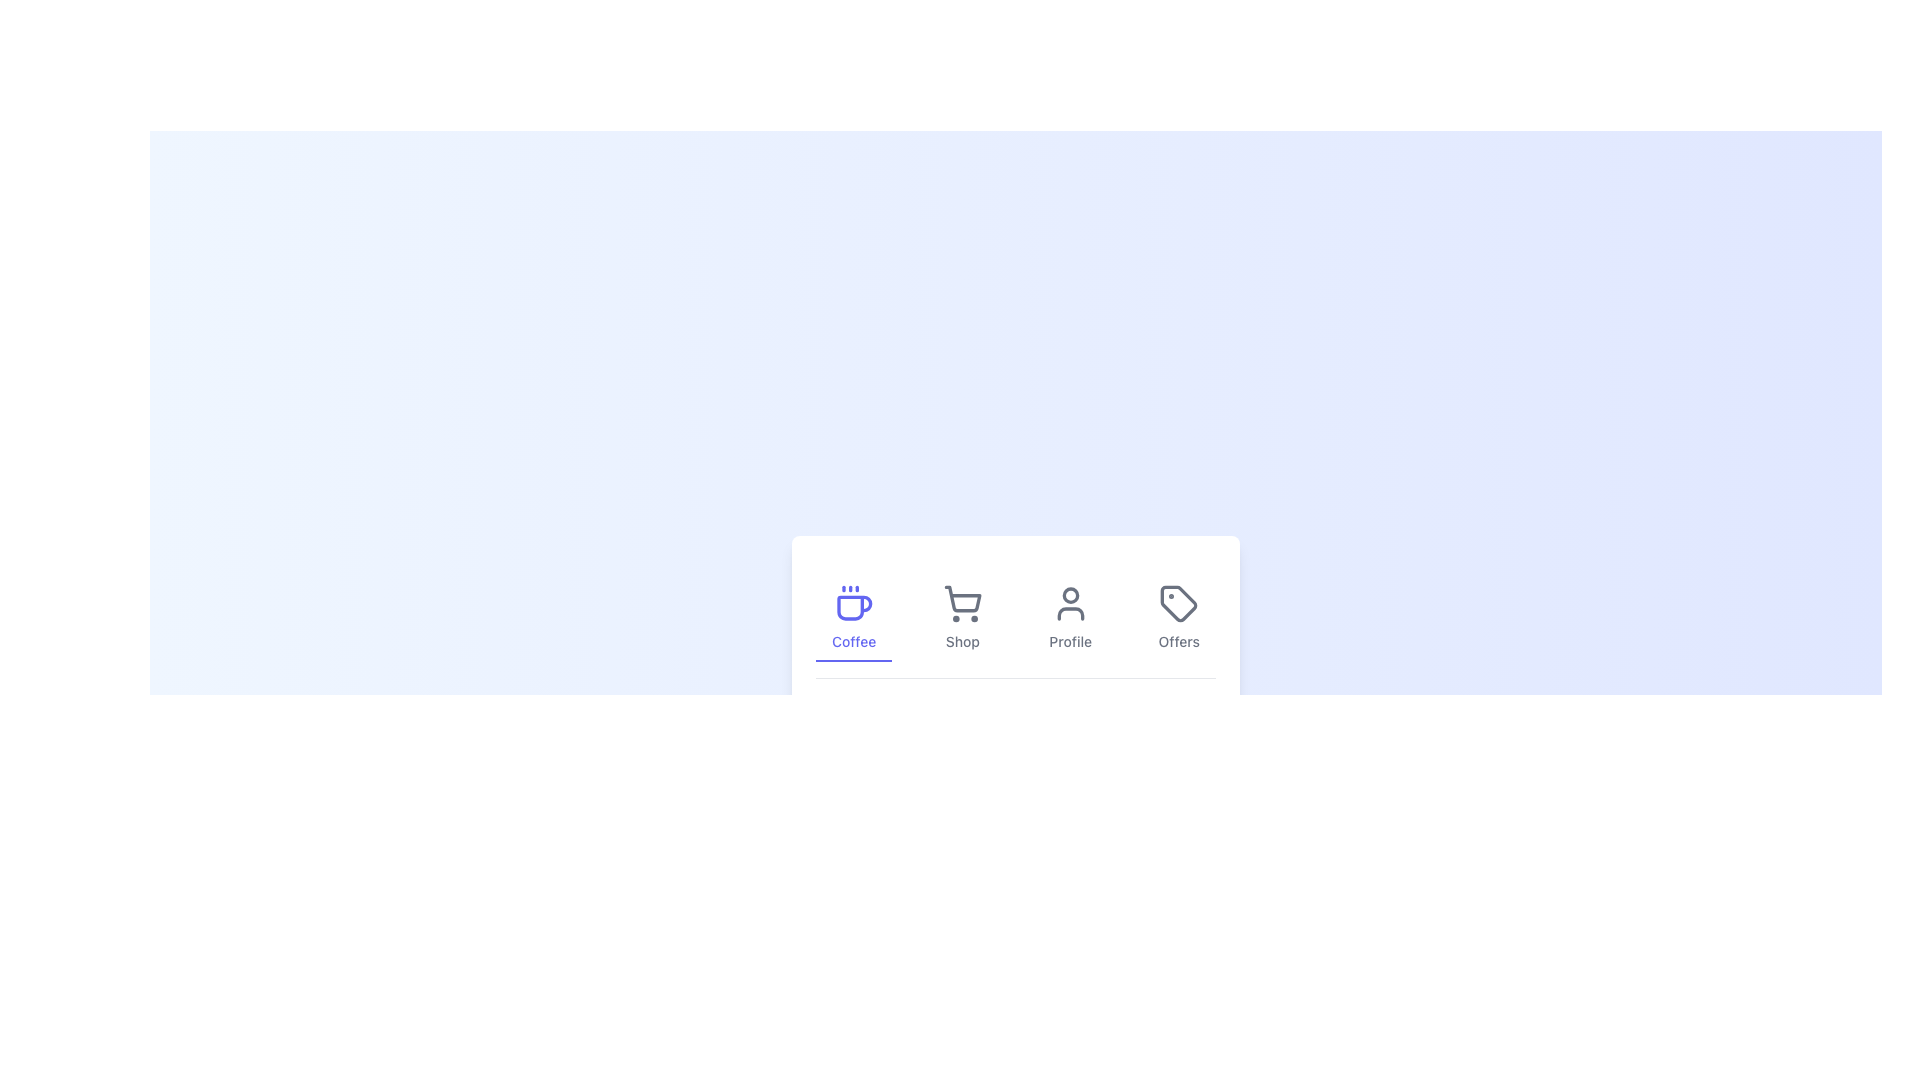 The width and height of the screenshot is (1920, 1080). I want to click on the stylized coffee cup icon located in the bottom navigation bar, so click(854, 602).